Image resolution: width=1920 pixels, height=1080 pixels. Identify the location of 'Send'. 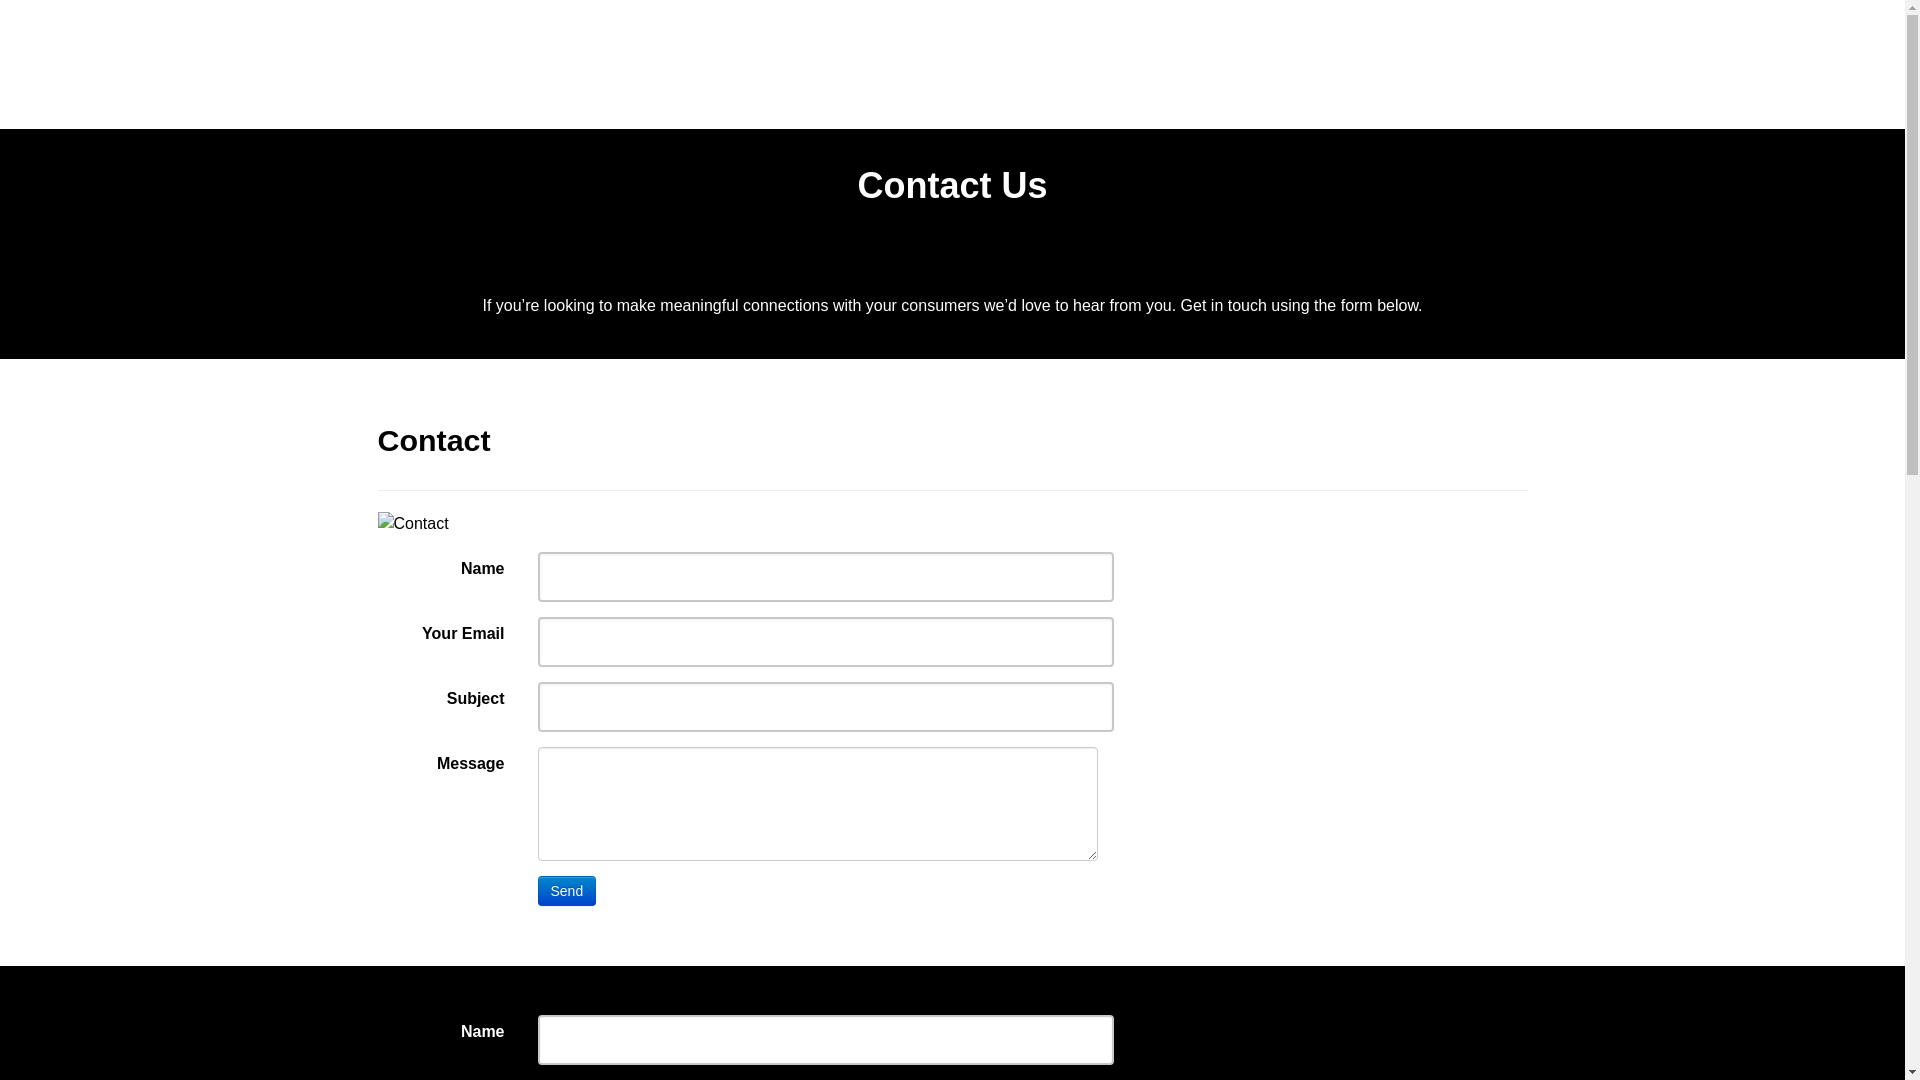
(566, 890).